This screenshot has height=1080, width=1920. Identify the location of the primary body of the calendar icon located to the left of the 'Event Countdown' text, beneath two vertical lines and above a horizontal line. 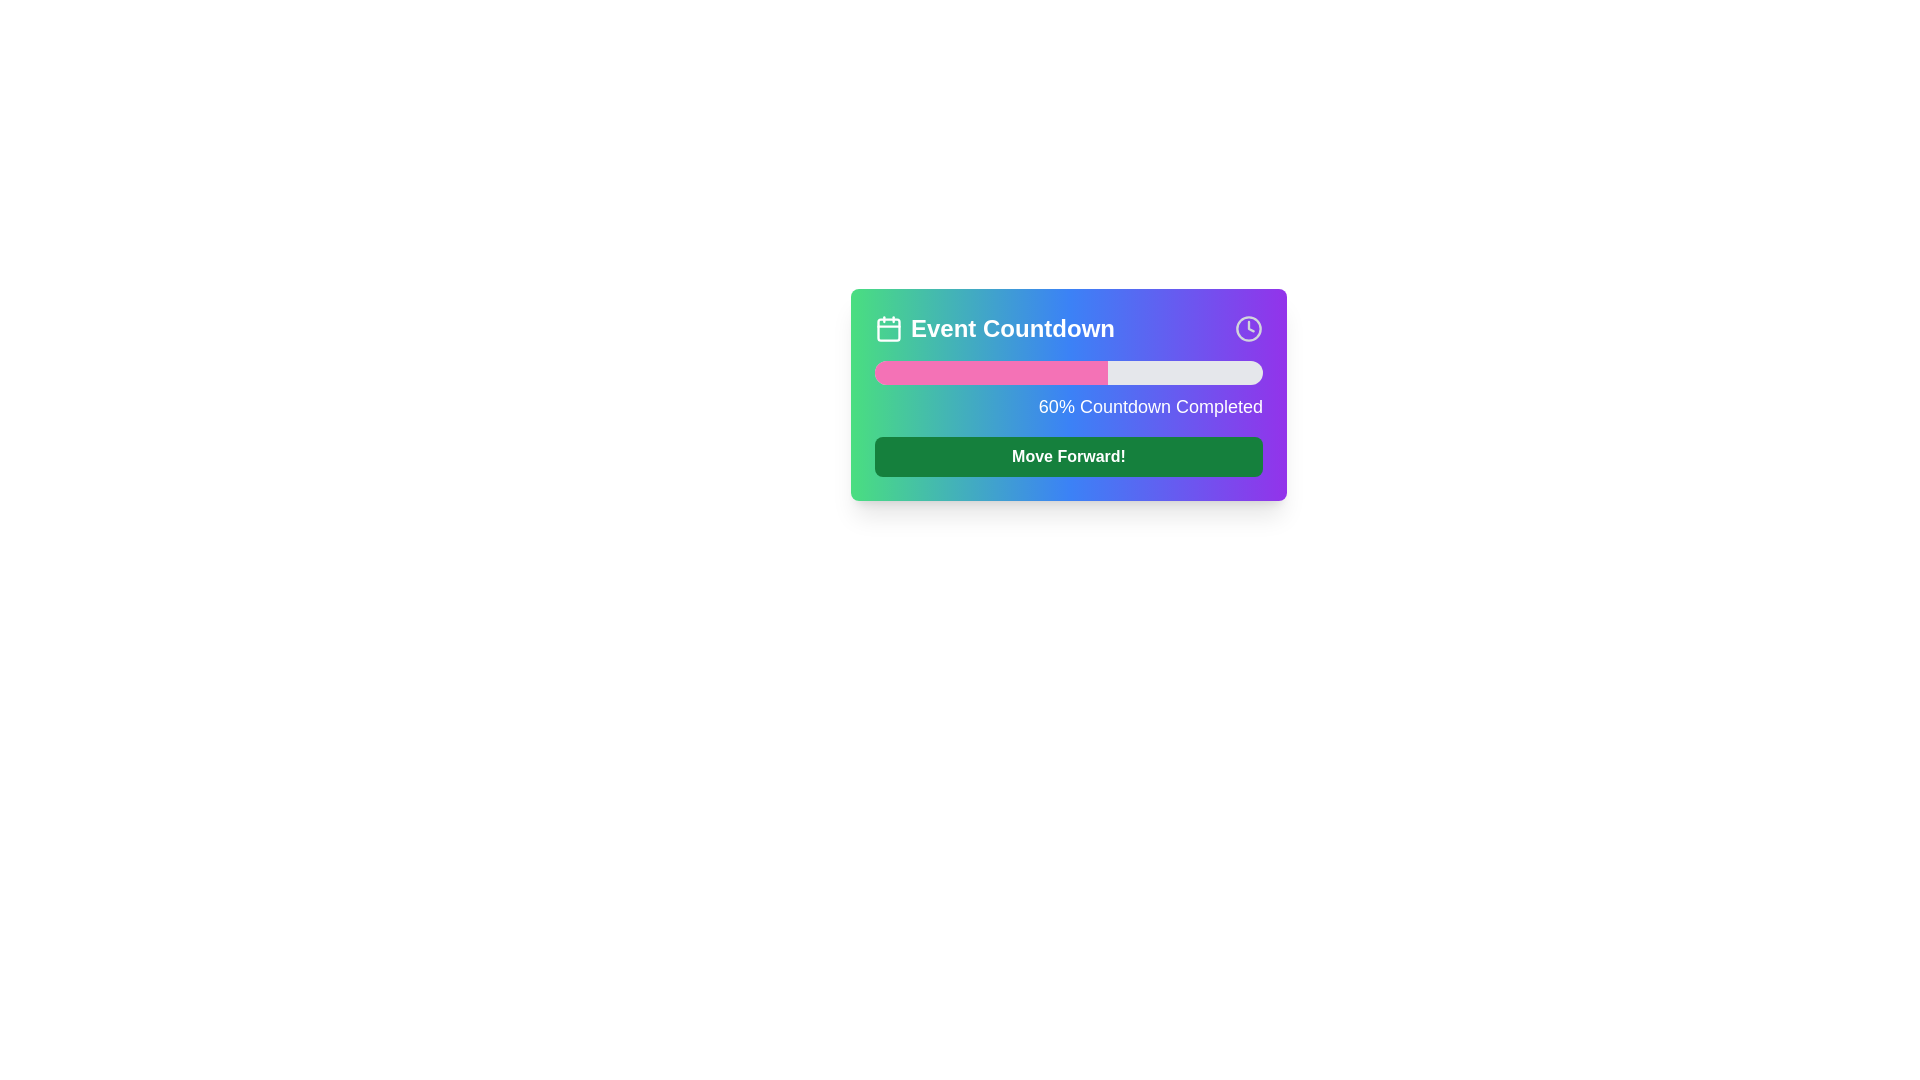
(887, 329).